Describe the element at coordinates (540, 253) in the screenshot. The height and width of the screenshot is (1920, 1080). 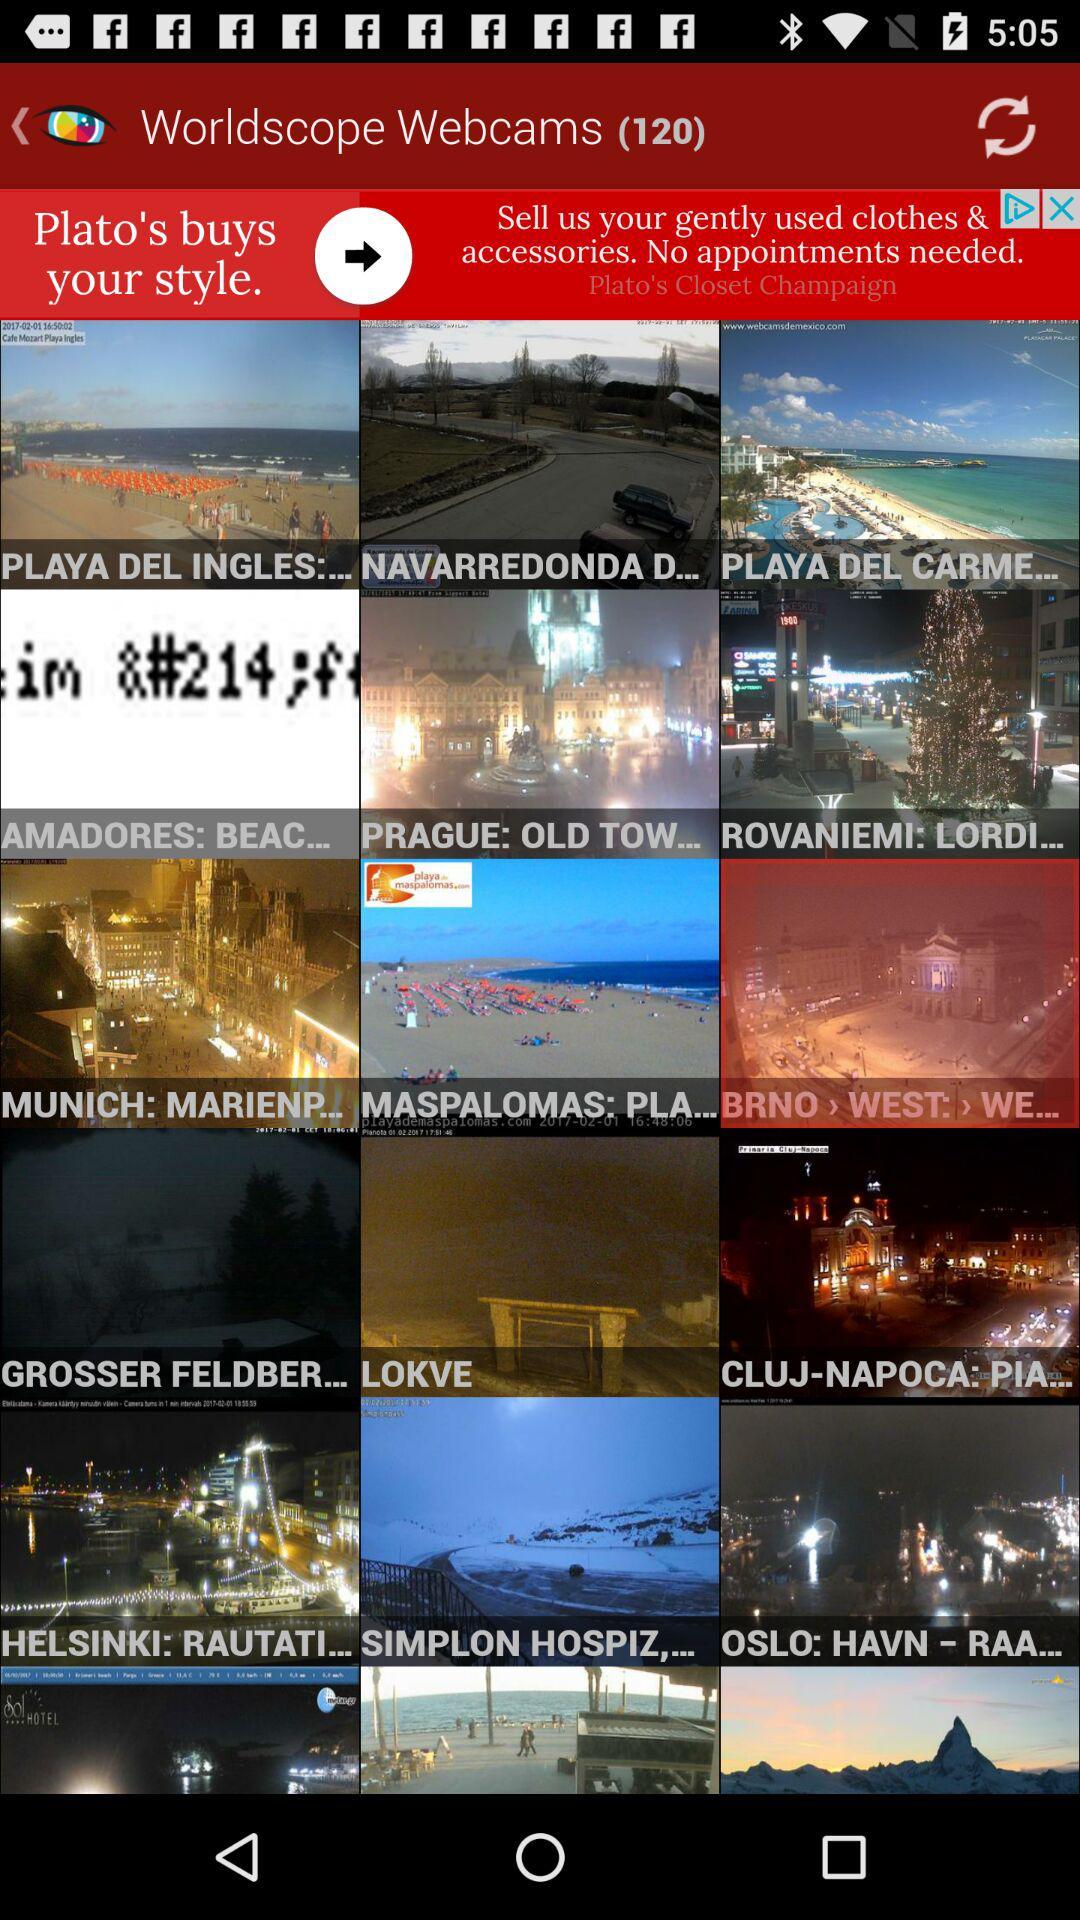
I see `advertisement` at that location.